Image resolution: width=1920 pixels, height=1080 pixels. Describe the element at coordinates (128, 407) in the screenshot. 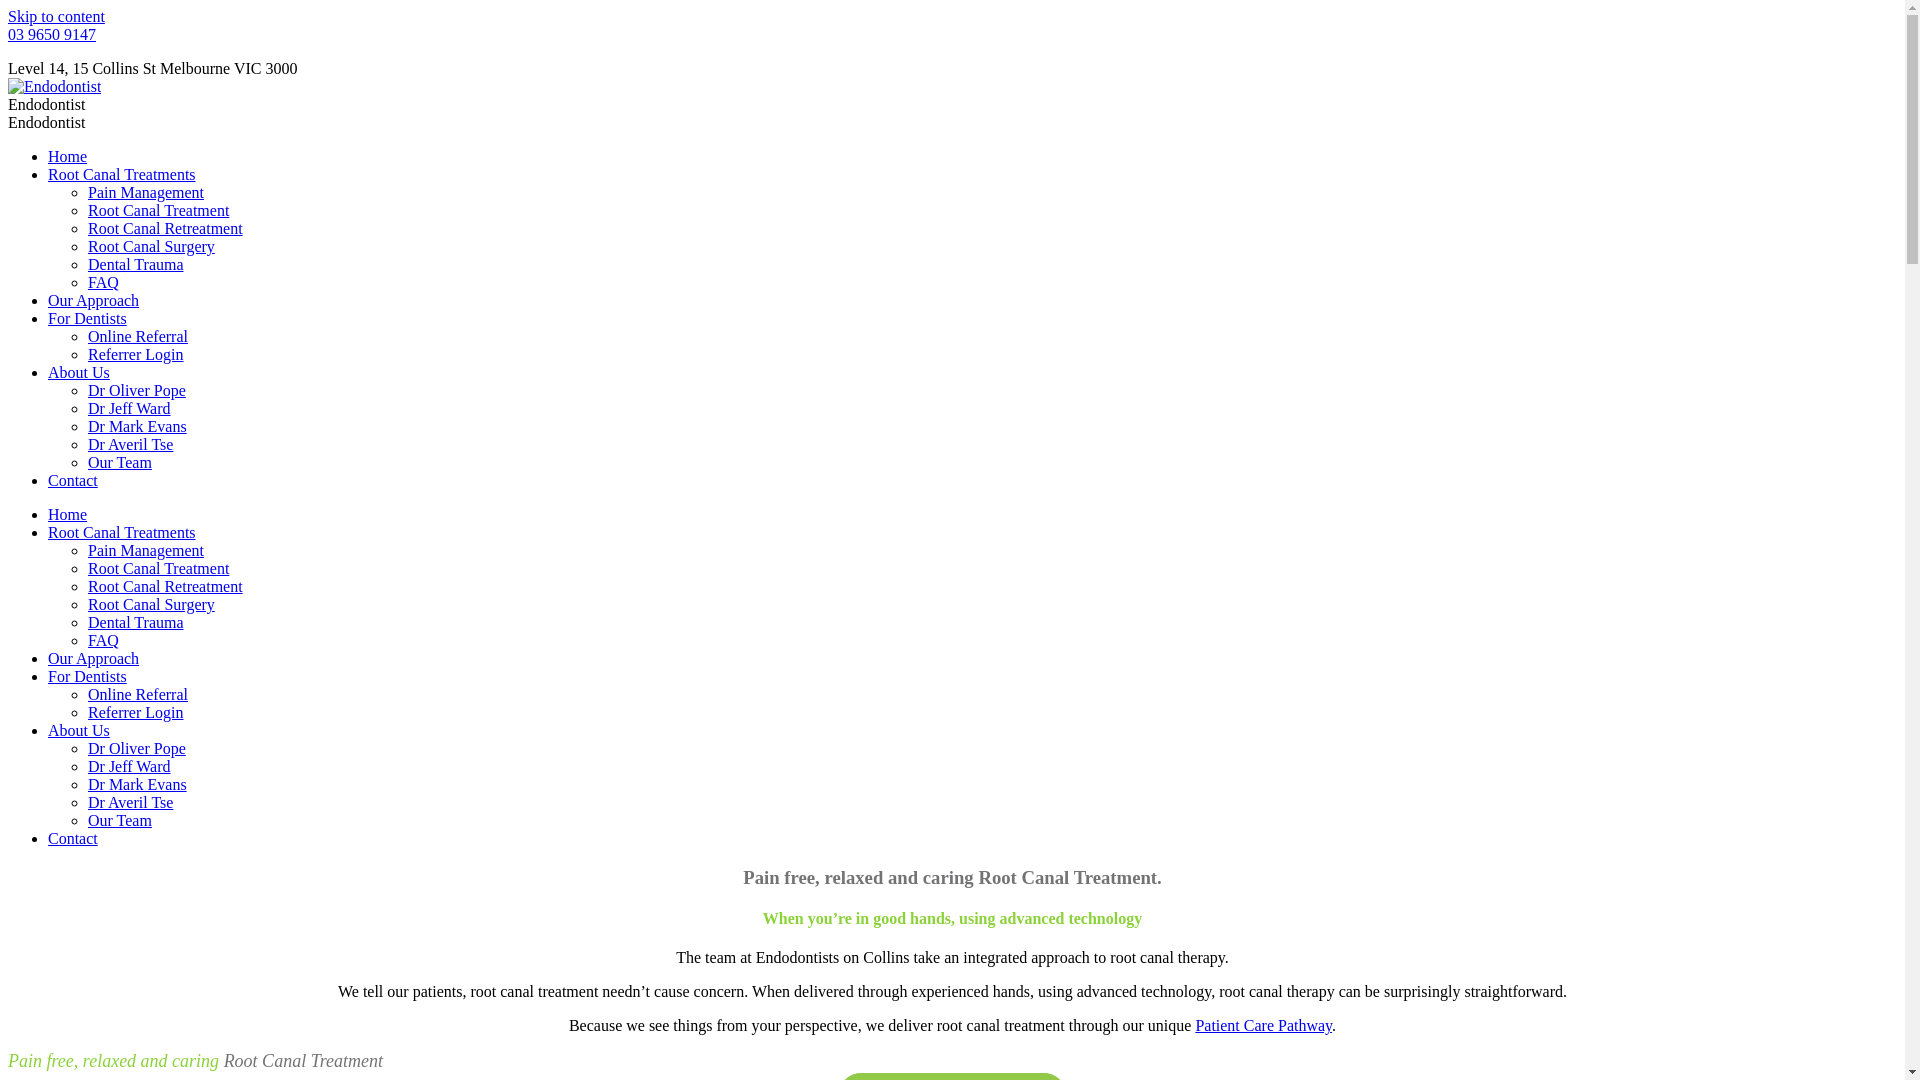

I see `'Dr Jeff Ward'` at that location.